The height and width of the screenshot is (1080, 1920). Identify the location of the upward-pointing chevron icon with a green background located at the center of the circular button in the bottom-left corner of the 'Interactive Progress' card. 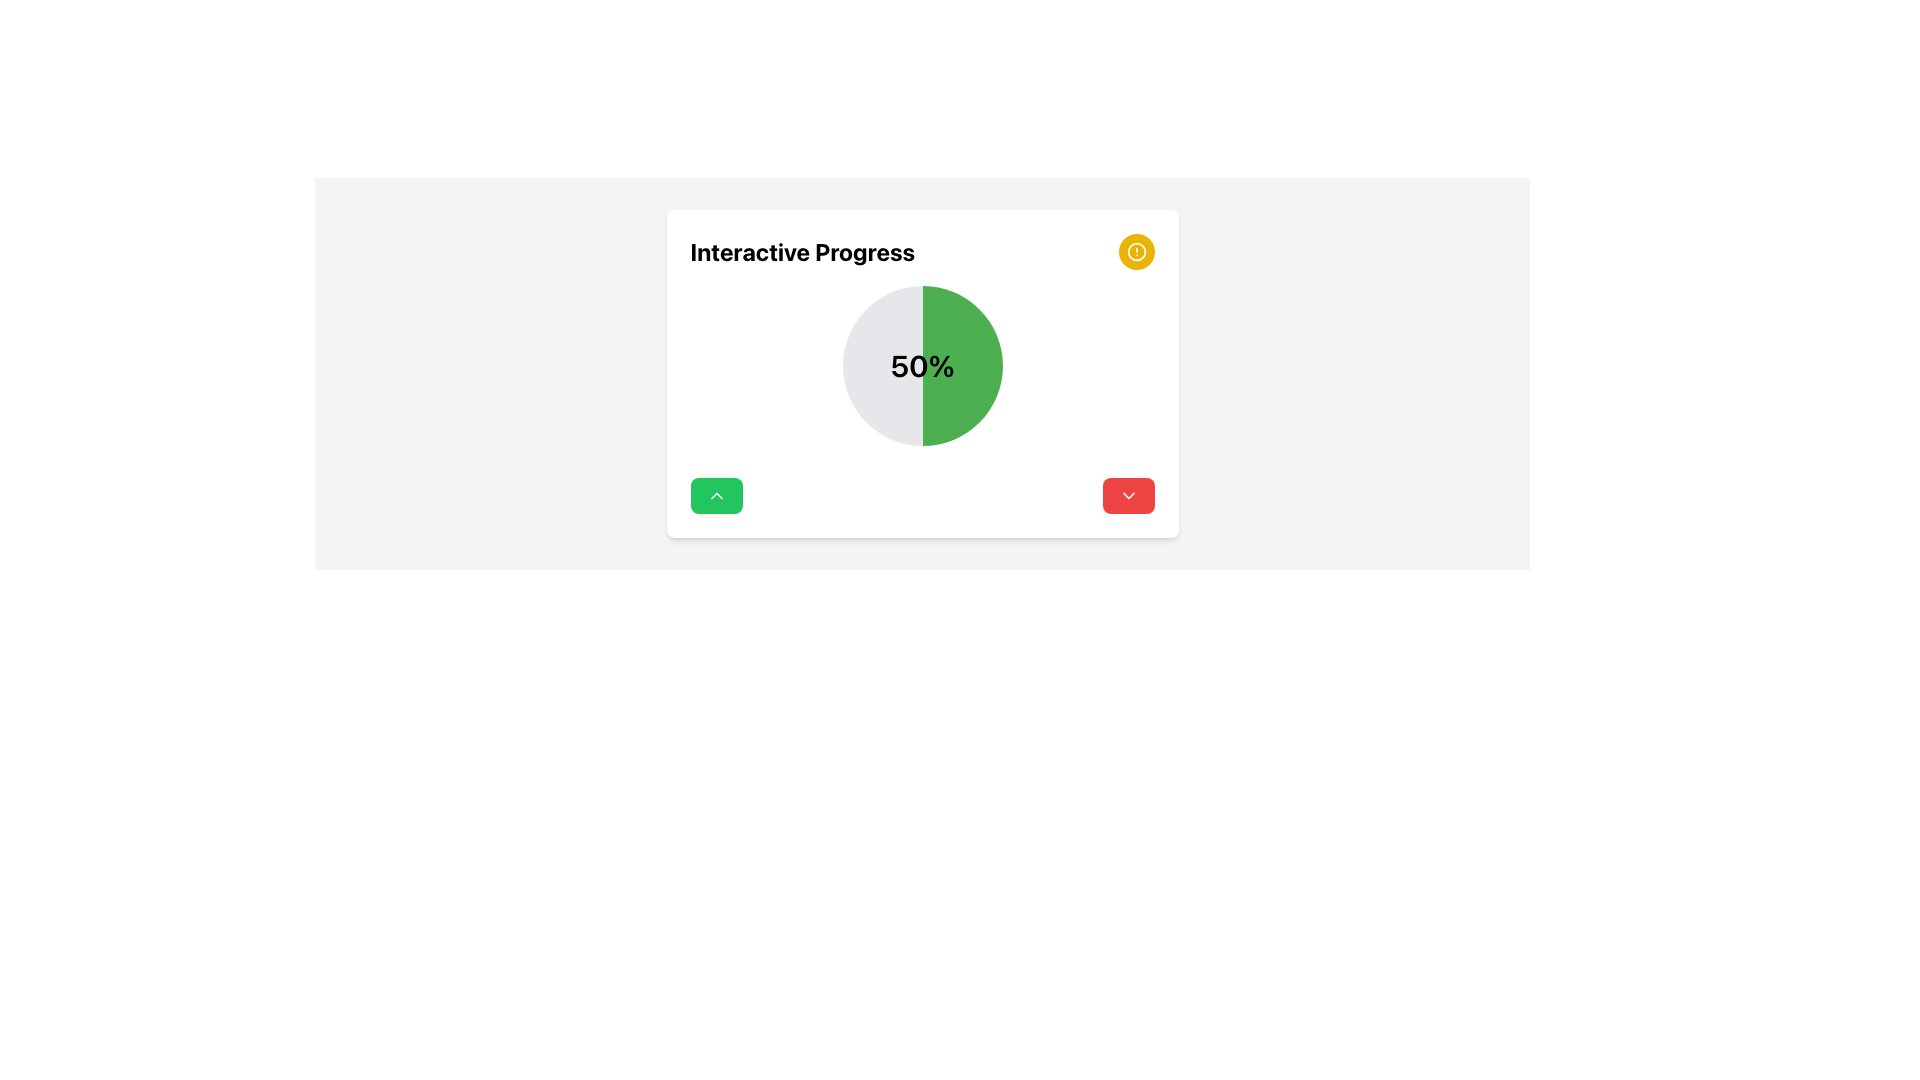
(716, 495).